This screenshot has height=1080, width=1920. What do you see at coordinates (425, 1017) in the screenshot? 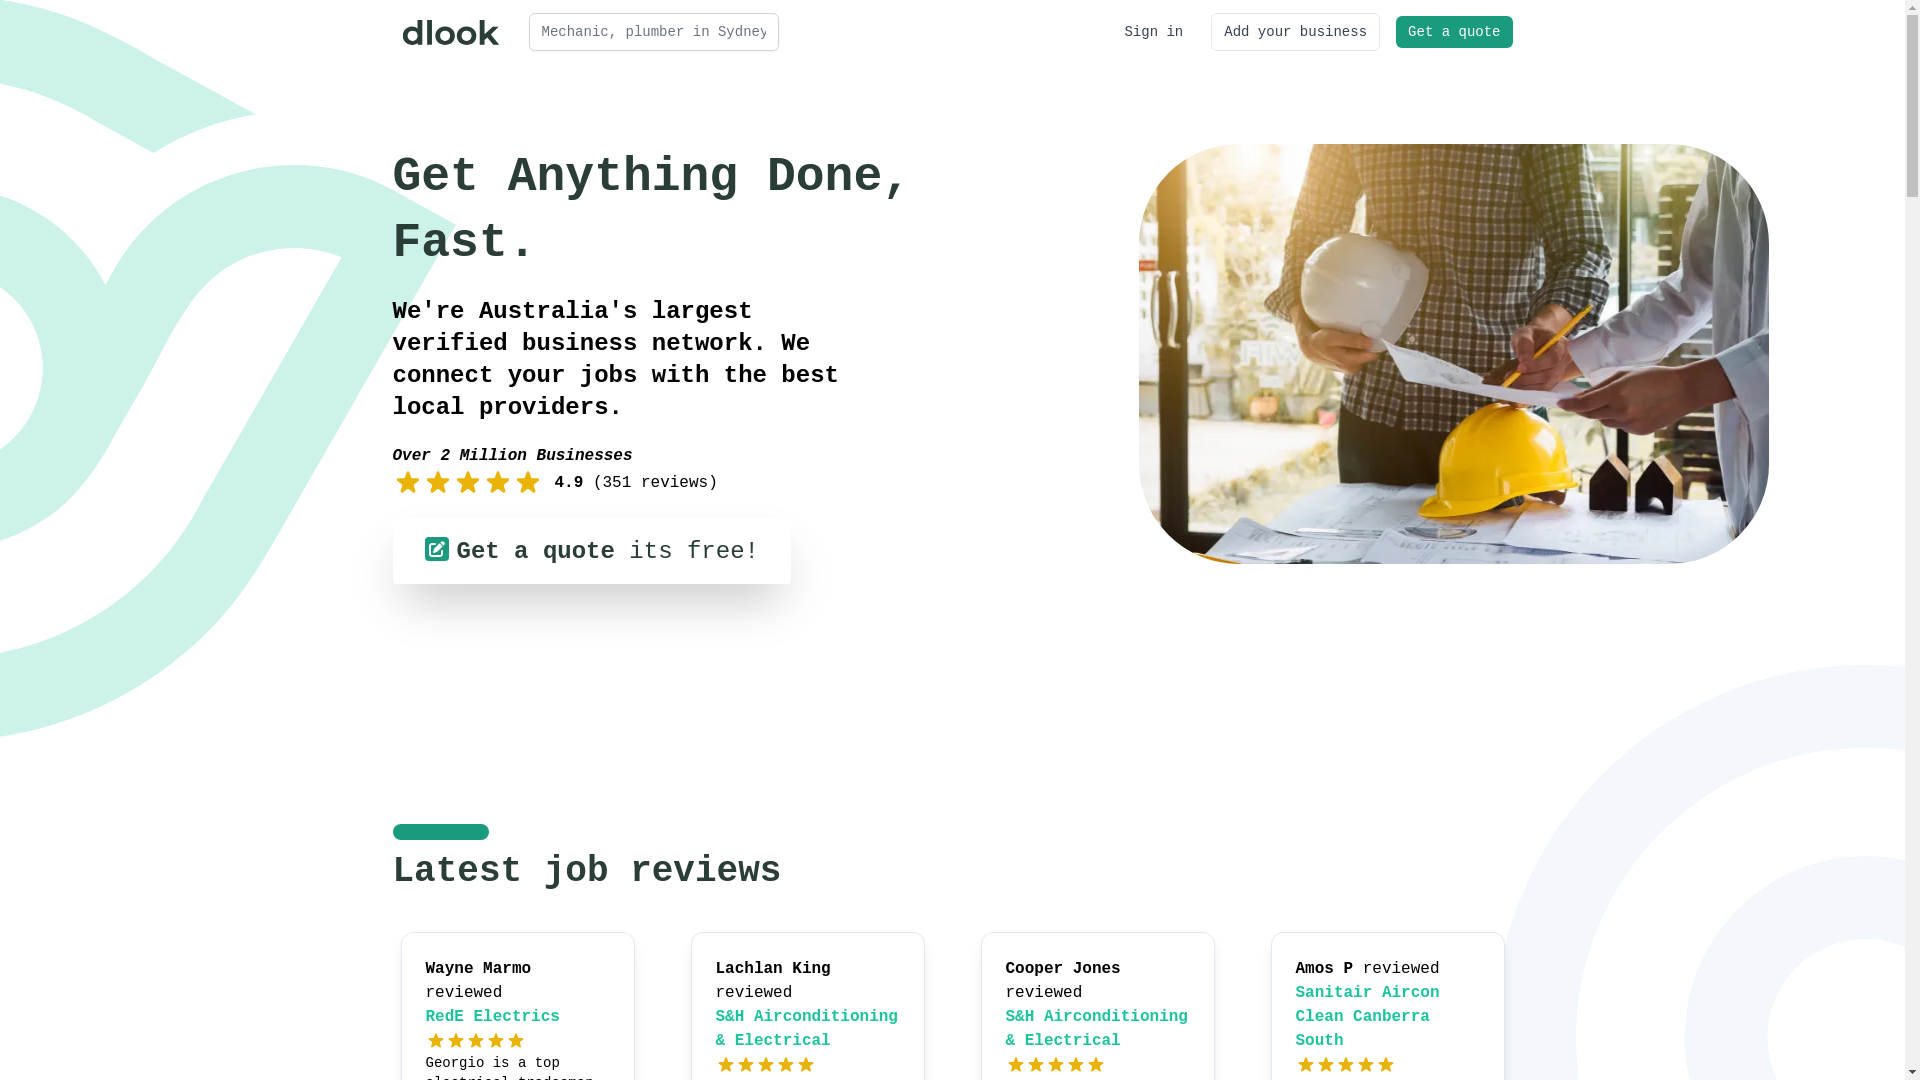
I see `'RedE Electrics'` at bounding box center [425, 1017].